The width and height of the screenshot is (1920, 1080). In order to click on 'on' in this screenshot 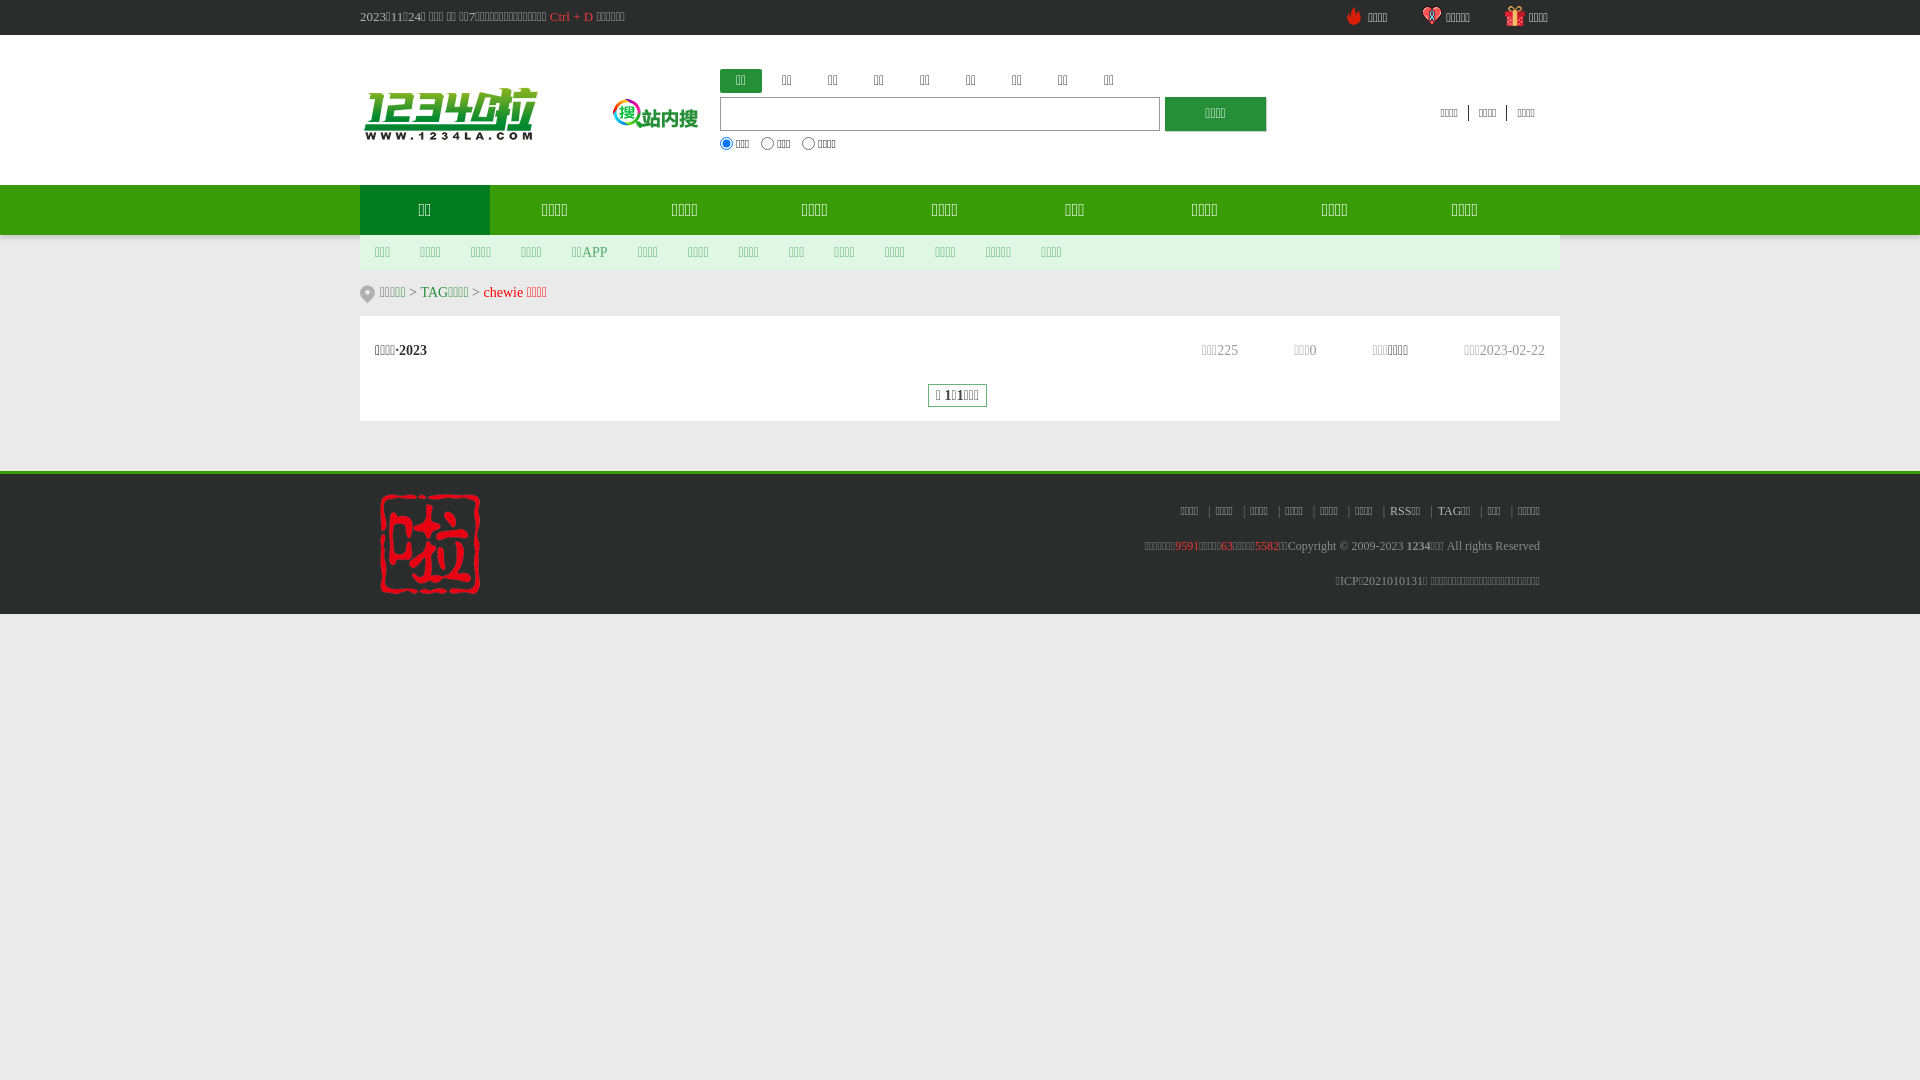, I will do `click(808, 142)`.